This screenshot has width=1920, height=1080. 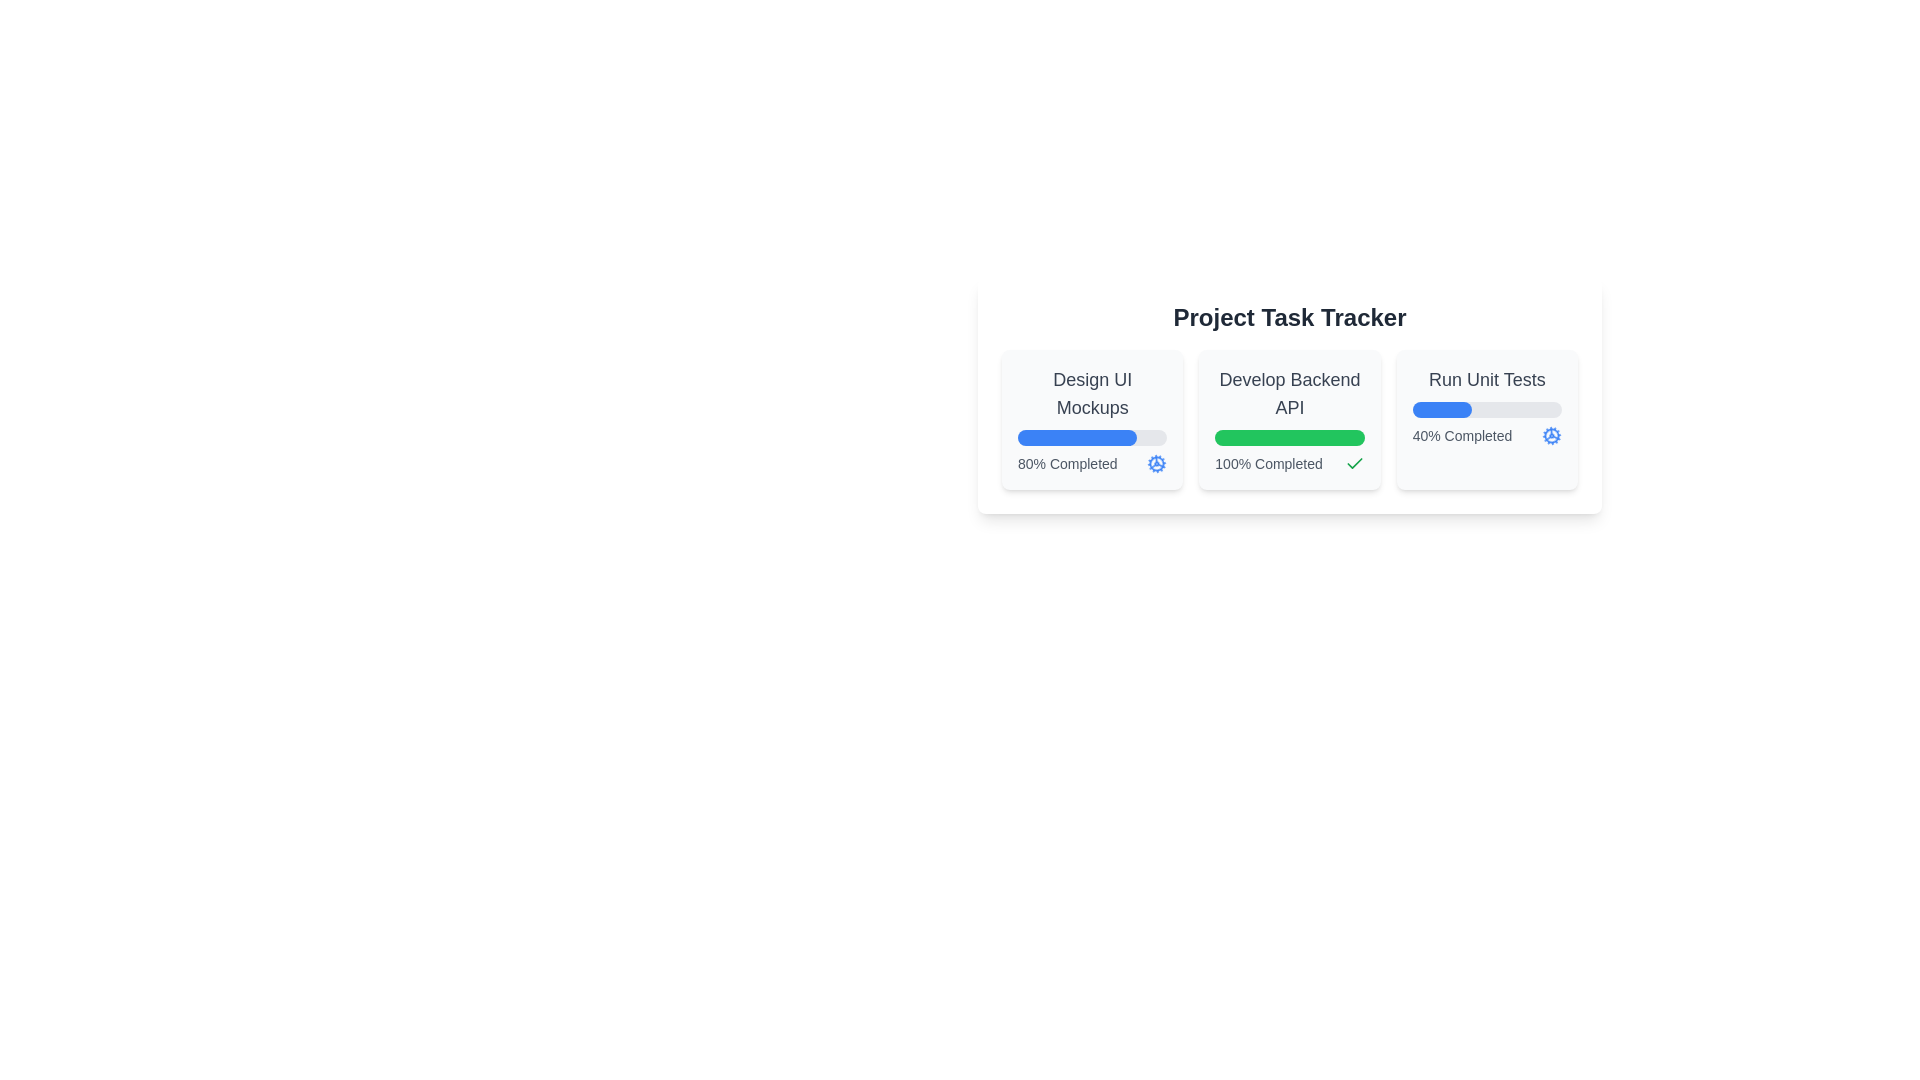 What do you see at coordinates (1157, 463) in the screenshot?
I see `the circular gear icon with a thick border, located below the 'Run Unit Tests' label in the task tracker interface` at bounding box center [1157, 463].